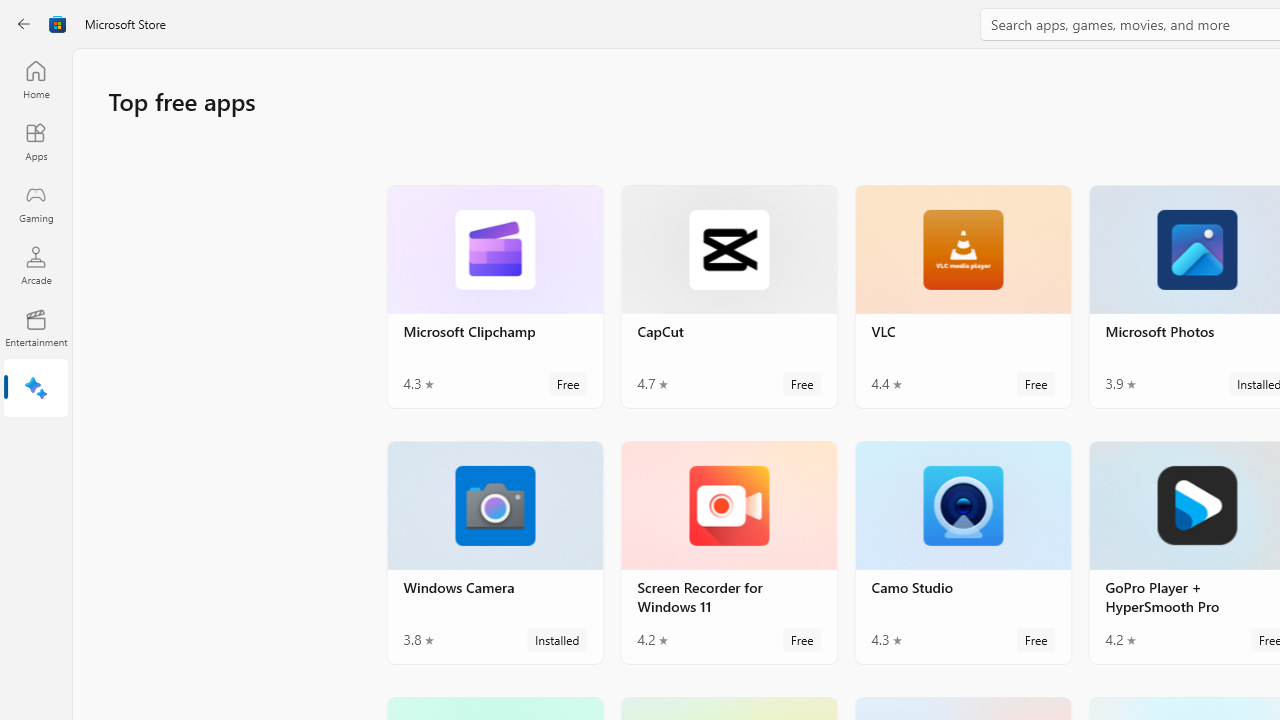 This screenshot has height=720, width=1280. Describe the element at coordinates (24, 24) in the screenshot. I see `'Back'` at that location.